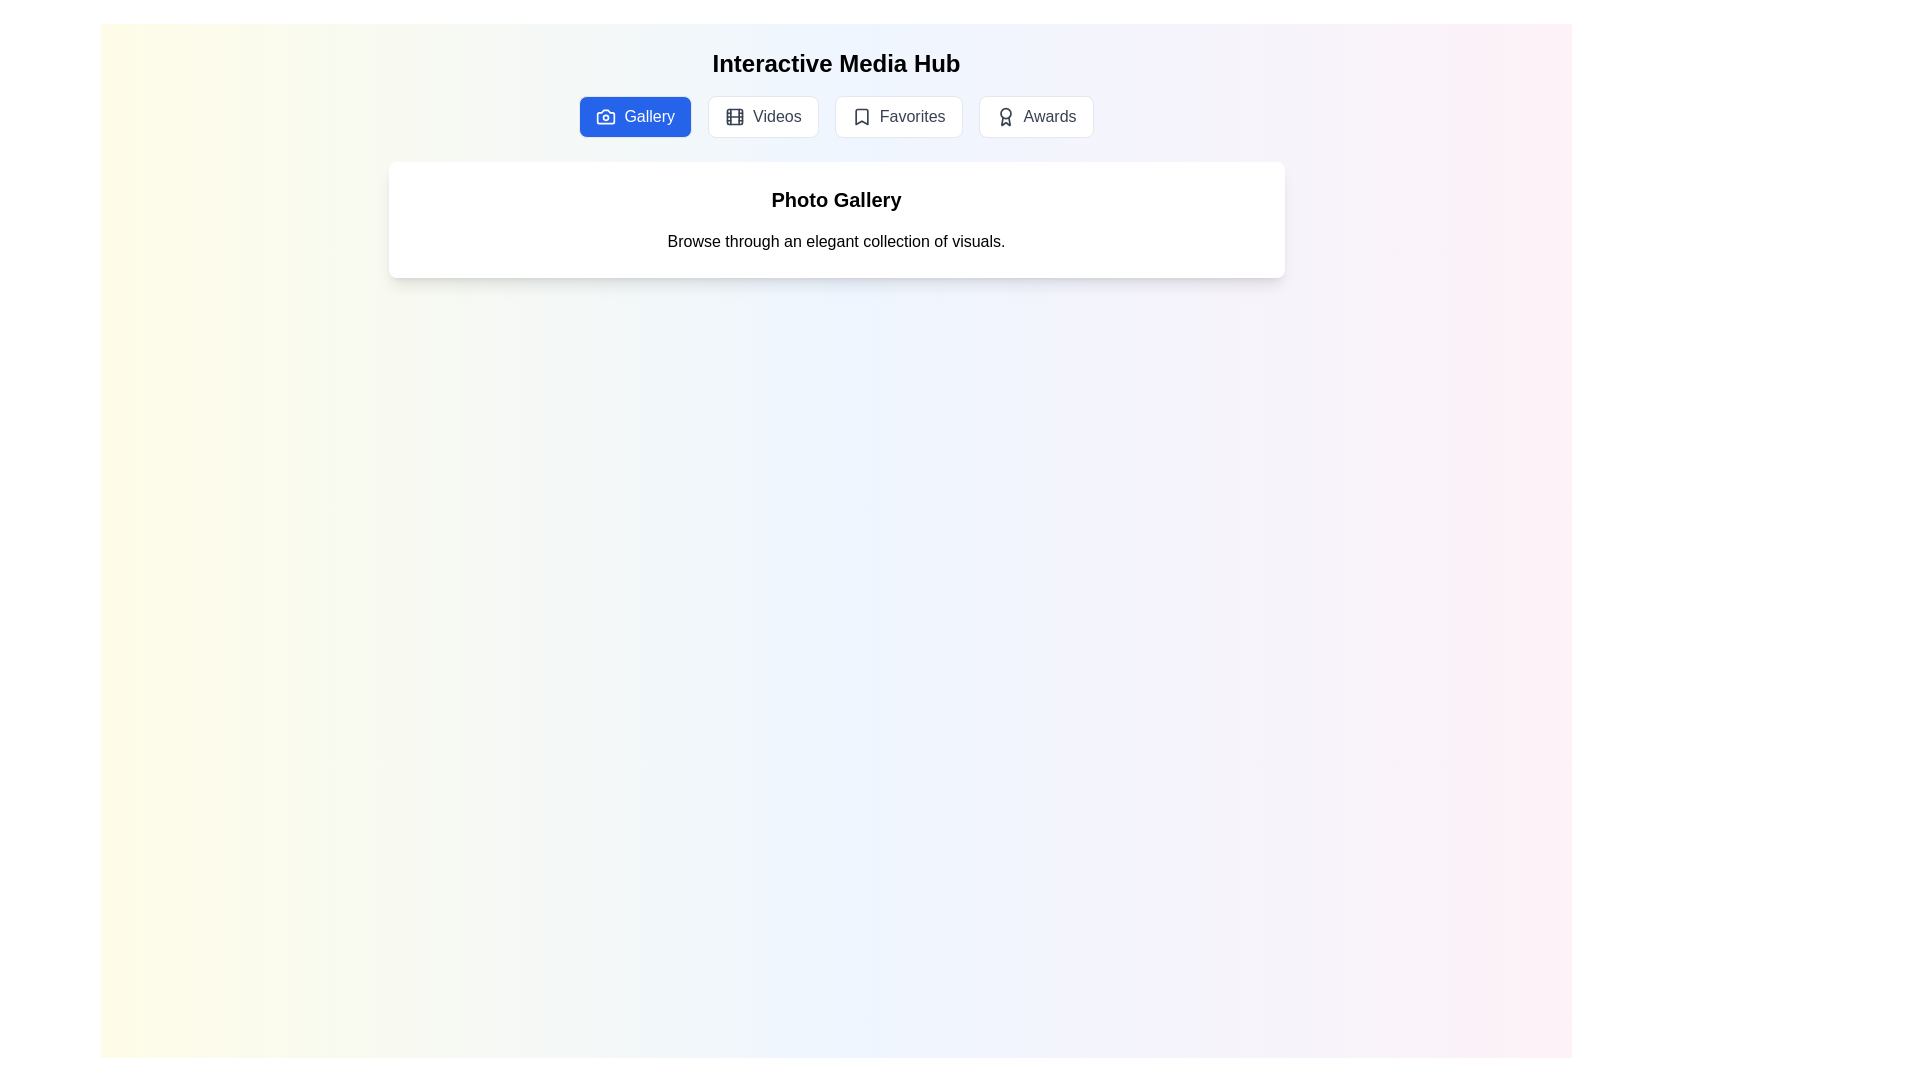 The image size is (1920, 1080). Describe the element at coordinates (1036, 116) in the screenshot. I see `the 'Awards' button, which is a rectangular button with rounded corners and an icon of a ribbon next to the text` at that location.